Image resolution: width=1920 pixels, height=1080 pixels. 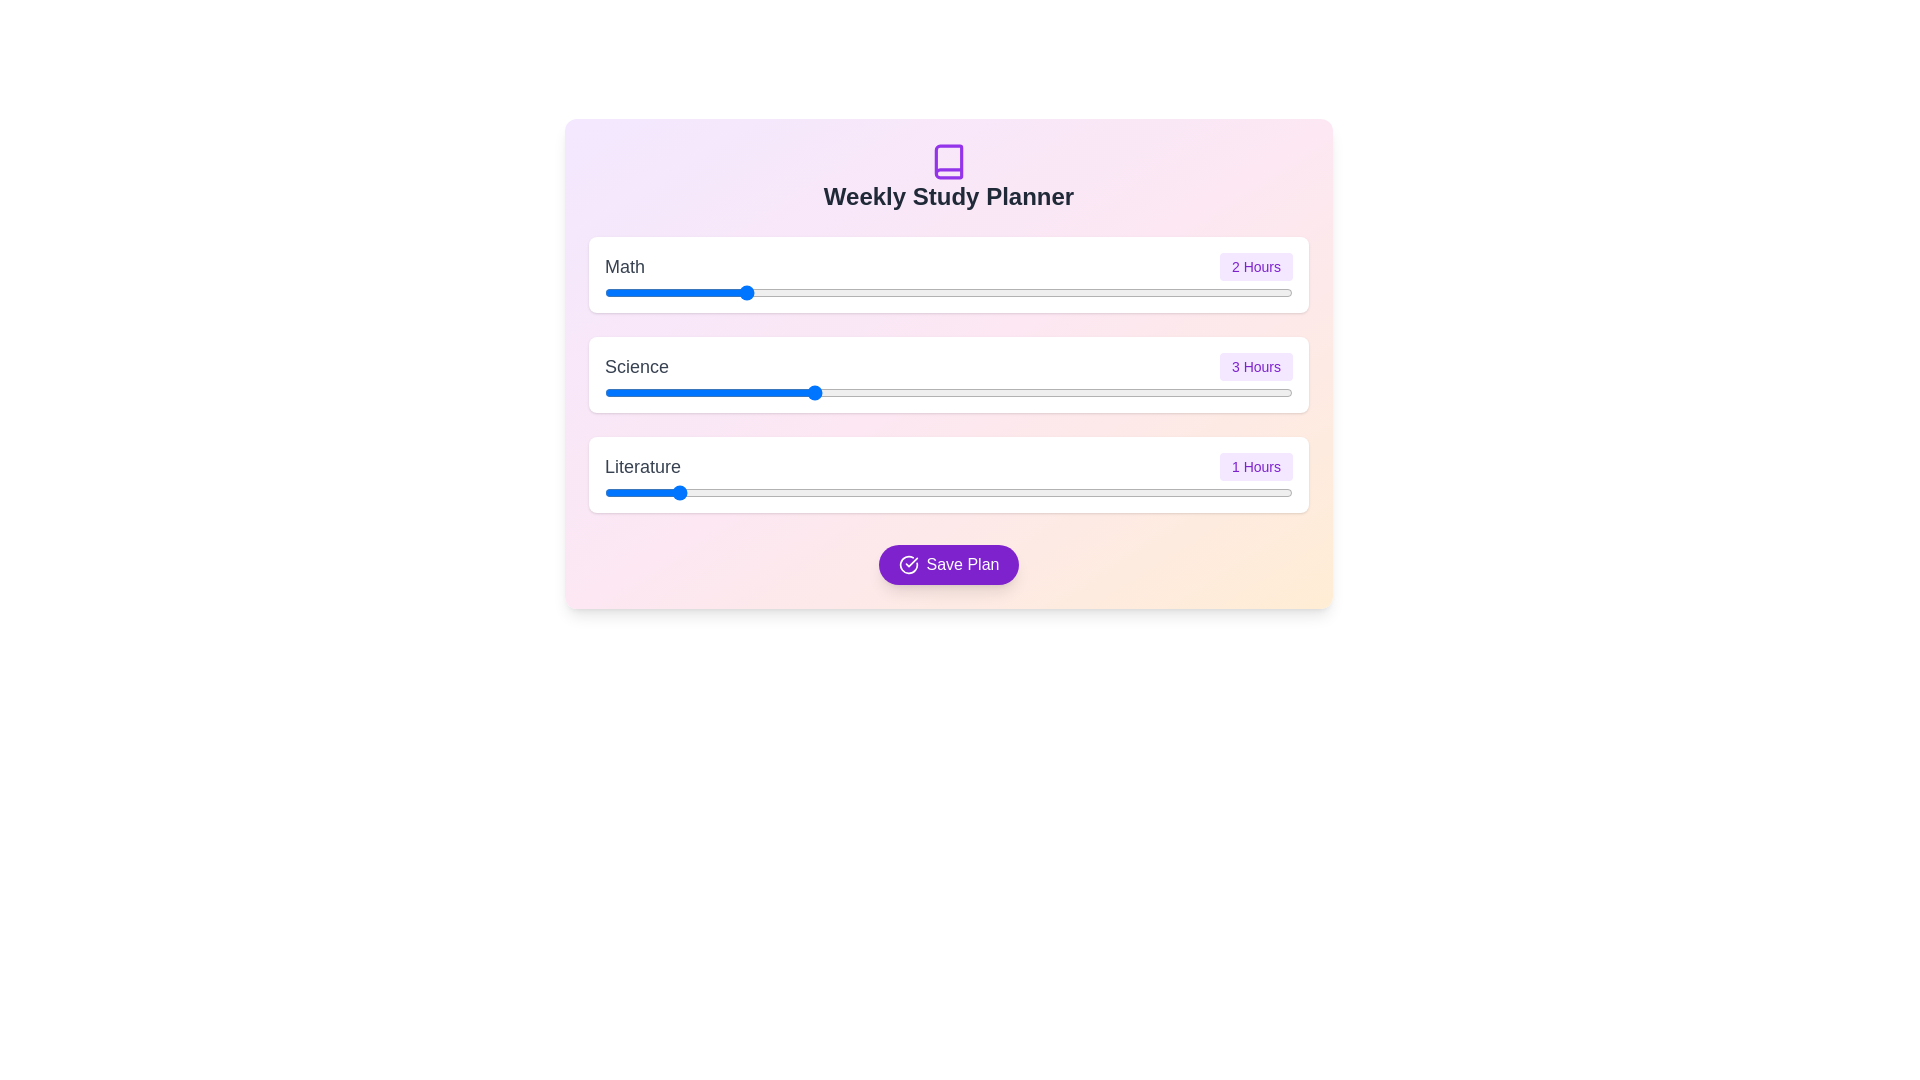 I want to click on the 'Save Plan' button to save the changes, so click(x=948, y=564).